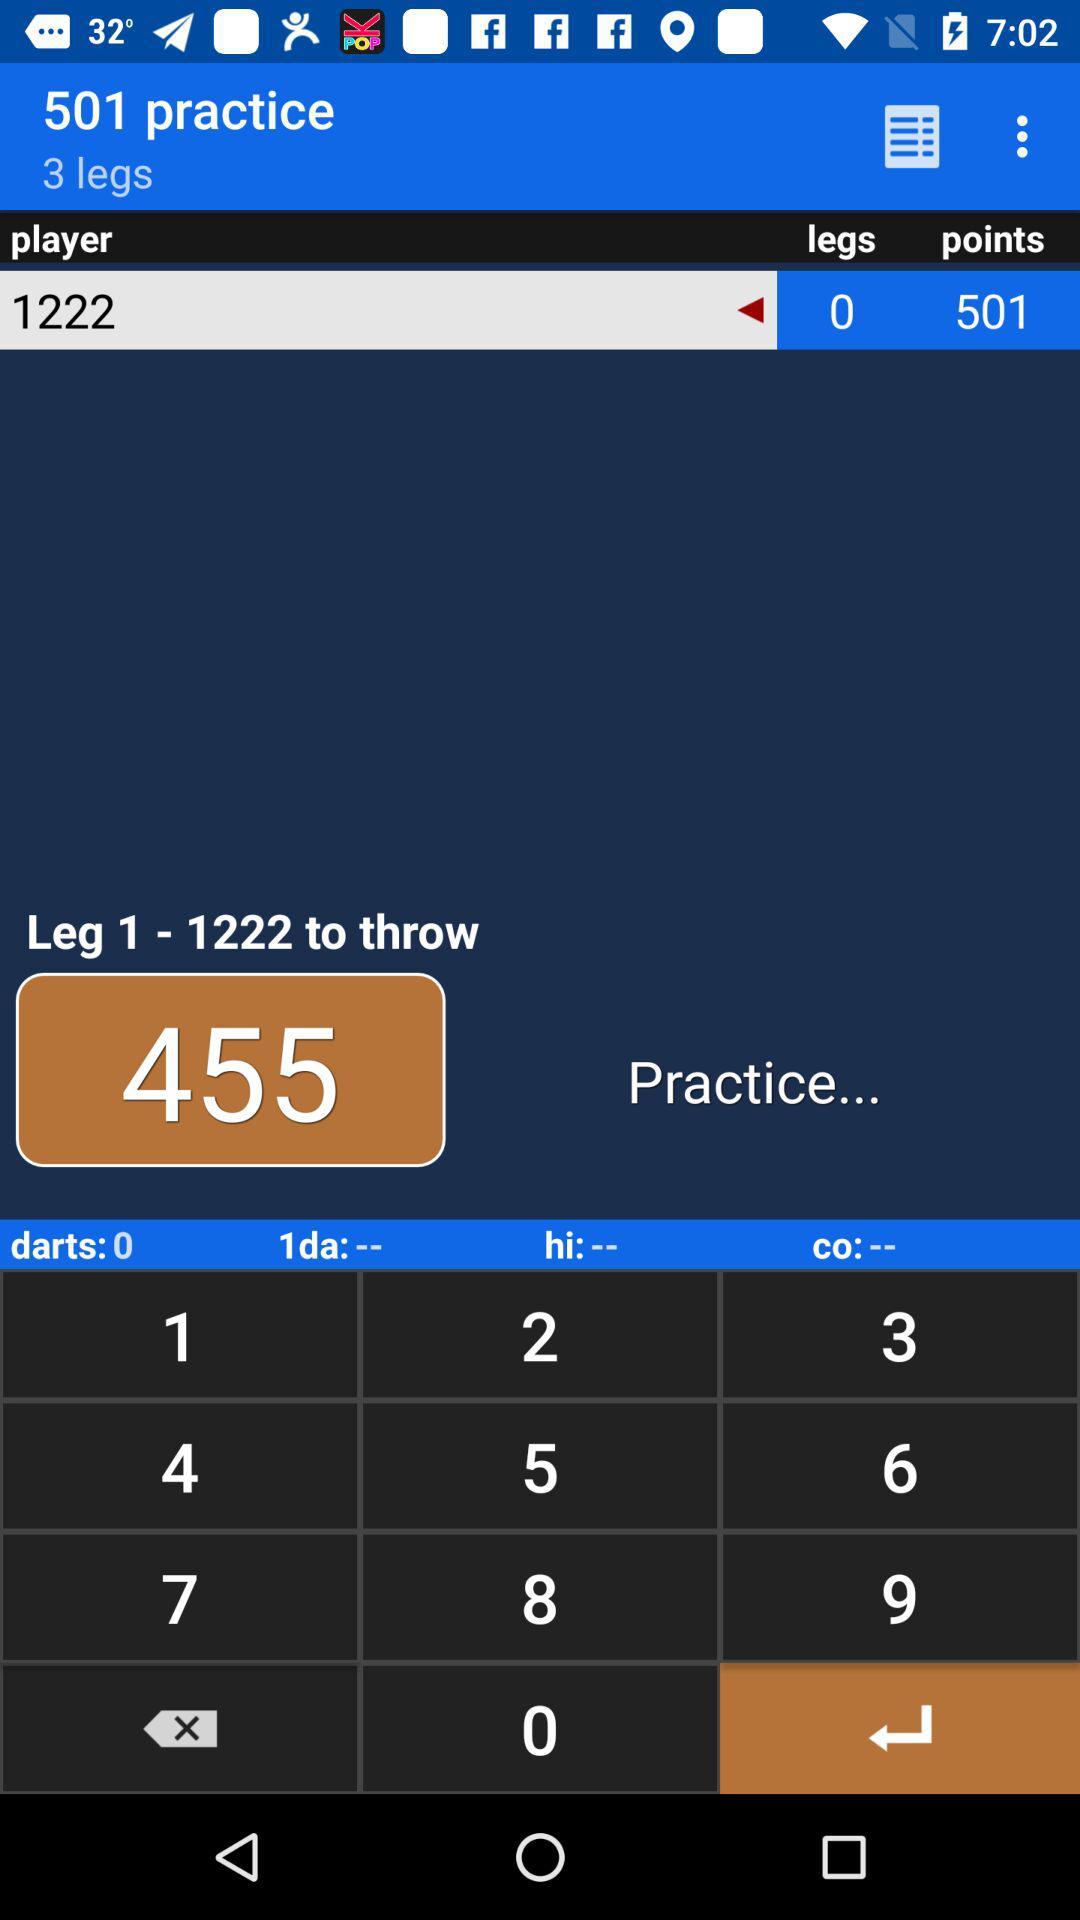  What do you see at coordinates (911, 135) in the screenshot?
I see `the icon above legs app` at bounding box center [911, 135].